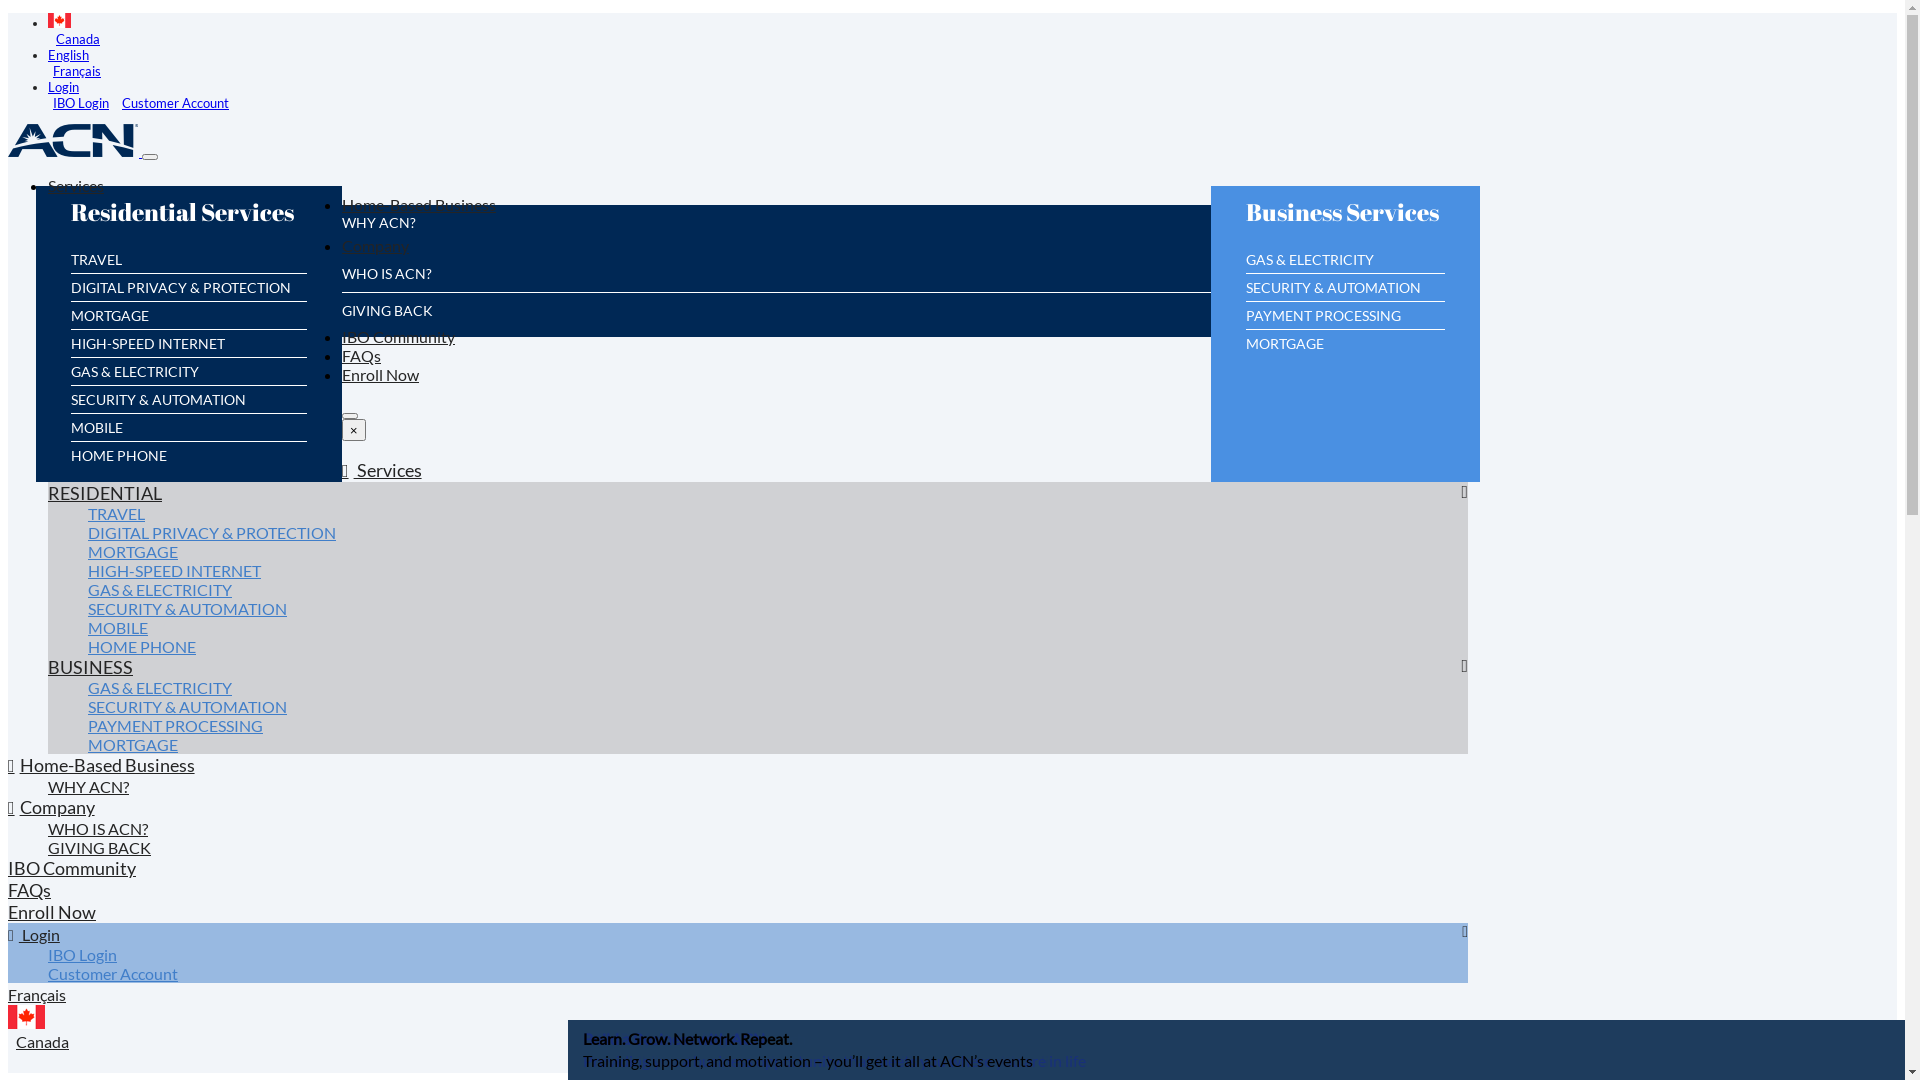 The width and height of the screenshot is (1920, 1080). I want to click on 'Residential Services', so click(187, 222).